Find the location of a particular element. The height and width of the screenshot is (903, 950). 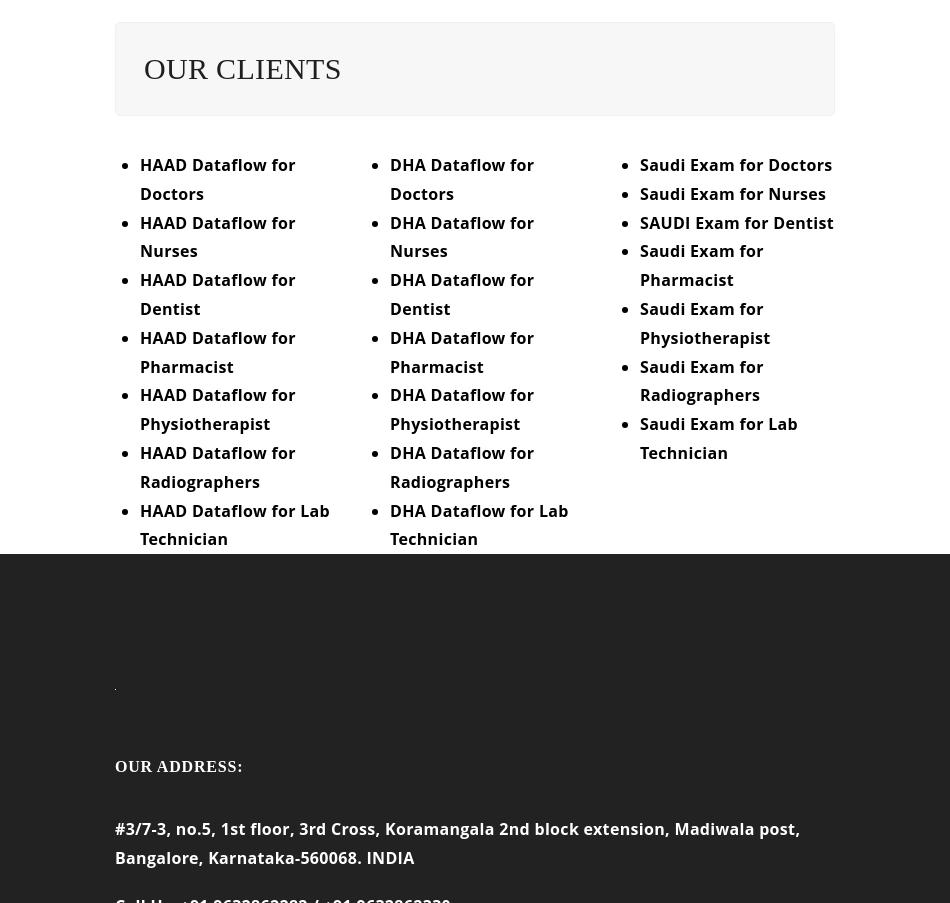

'DHA Dataflow for Doctors' is located at coordinates (460, 190).